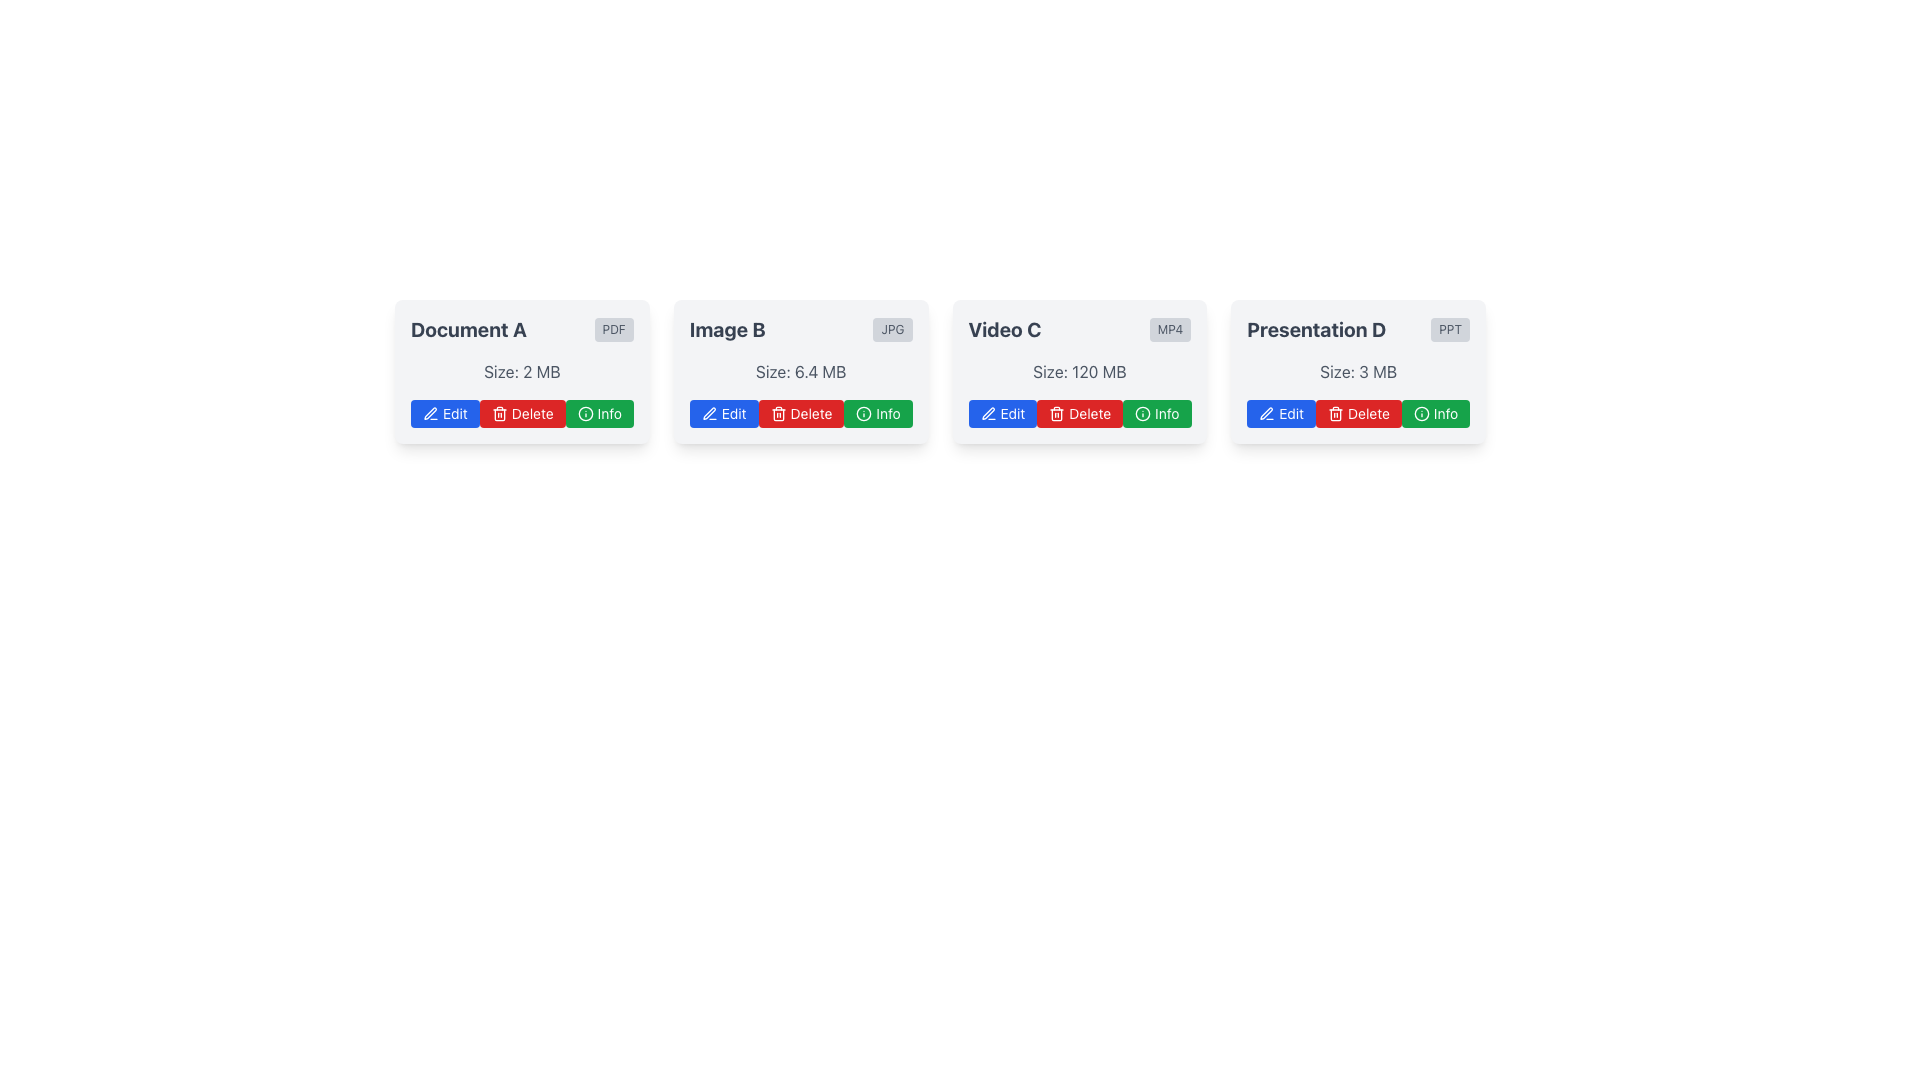  Describe the element at coordinates (1003, 412) in the screenshot. I see `the 'Edit' button located in the top-left corner of the third card labeled 'Video C'` at that location.